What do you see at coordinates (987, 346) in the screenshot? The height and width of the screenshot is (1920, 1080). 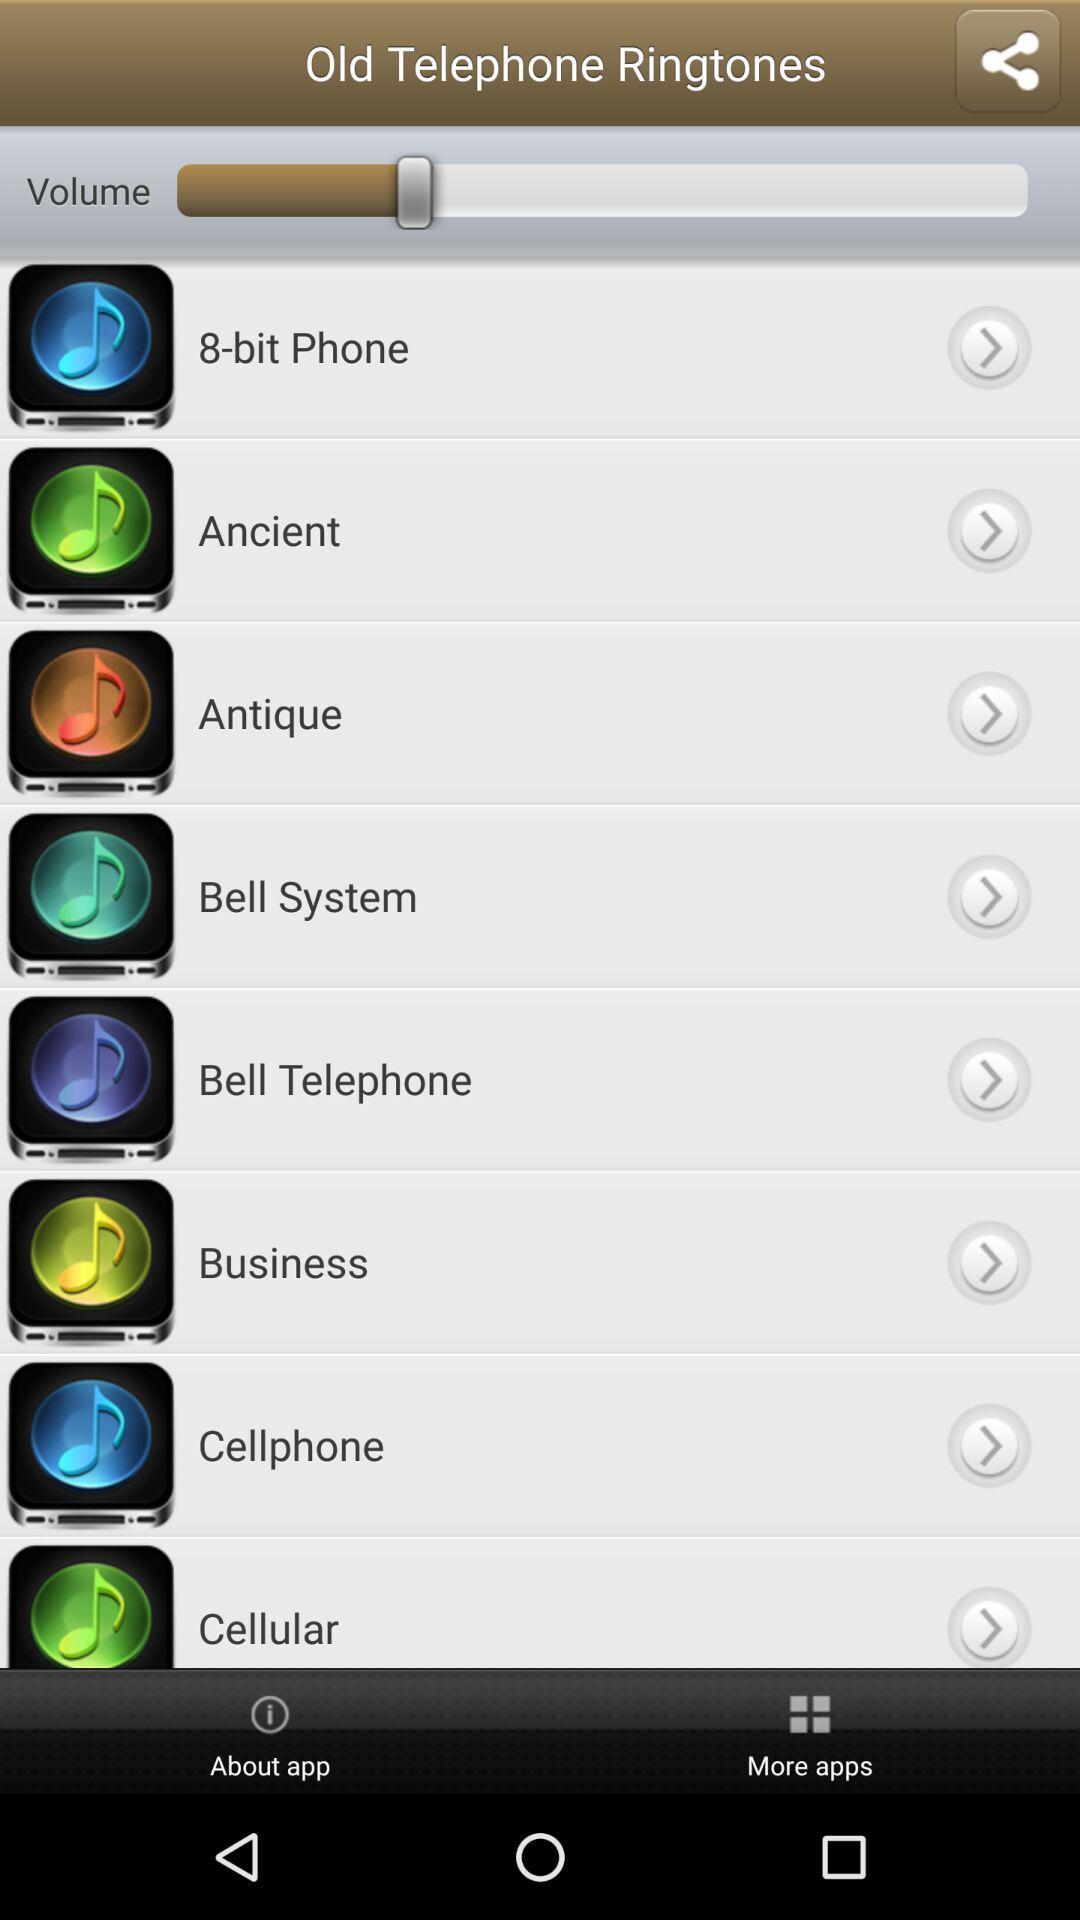 I see `key button` at bounding box center [987, 346].